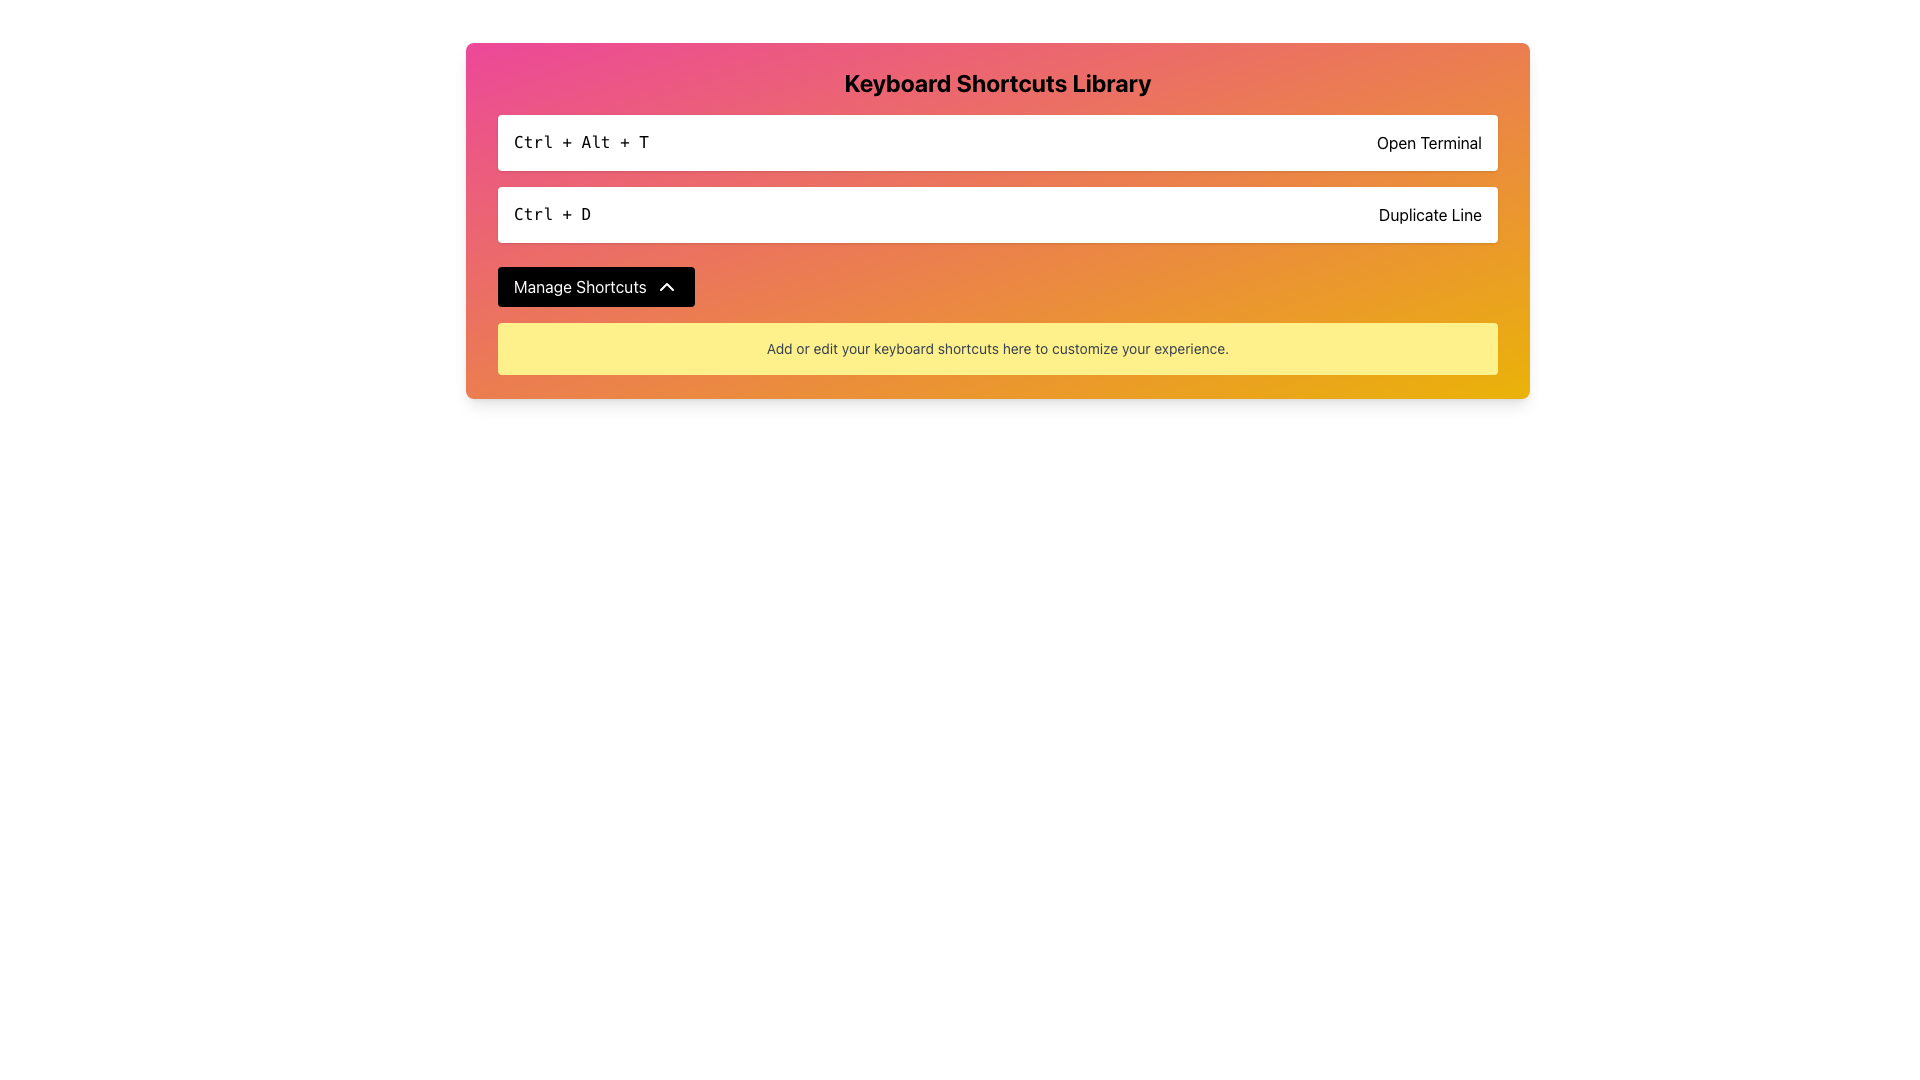  What do you see at coordinates (1428, 141) in the screenshot?
I see `the 'Open Terminal' button, which is a clickable label displaying the text in black on a white background, located in the top-right corner of the interface` at bounding box center [1428, 141].